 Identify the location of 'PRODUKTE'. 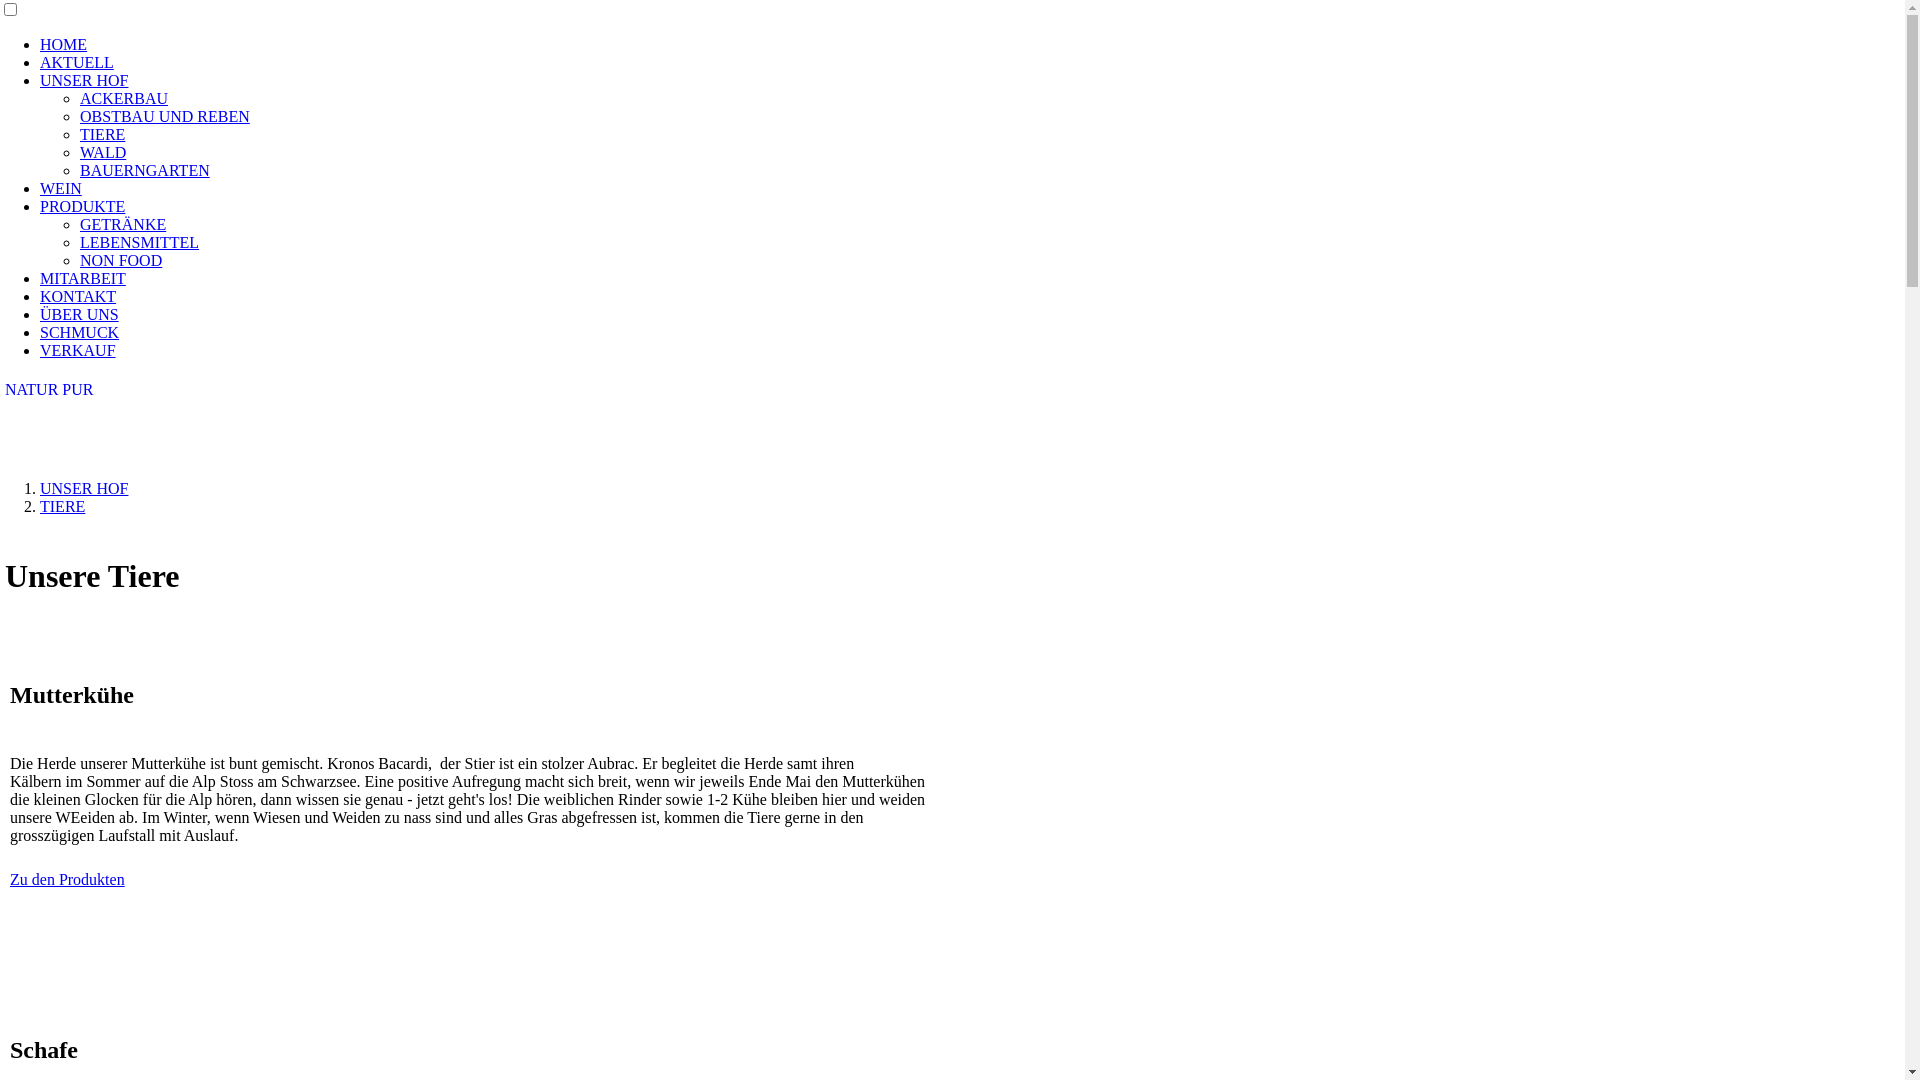
(81, 206).